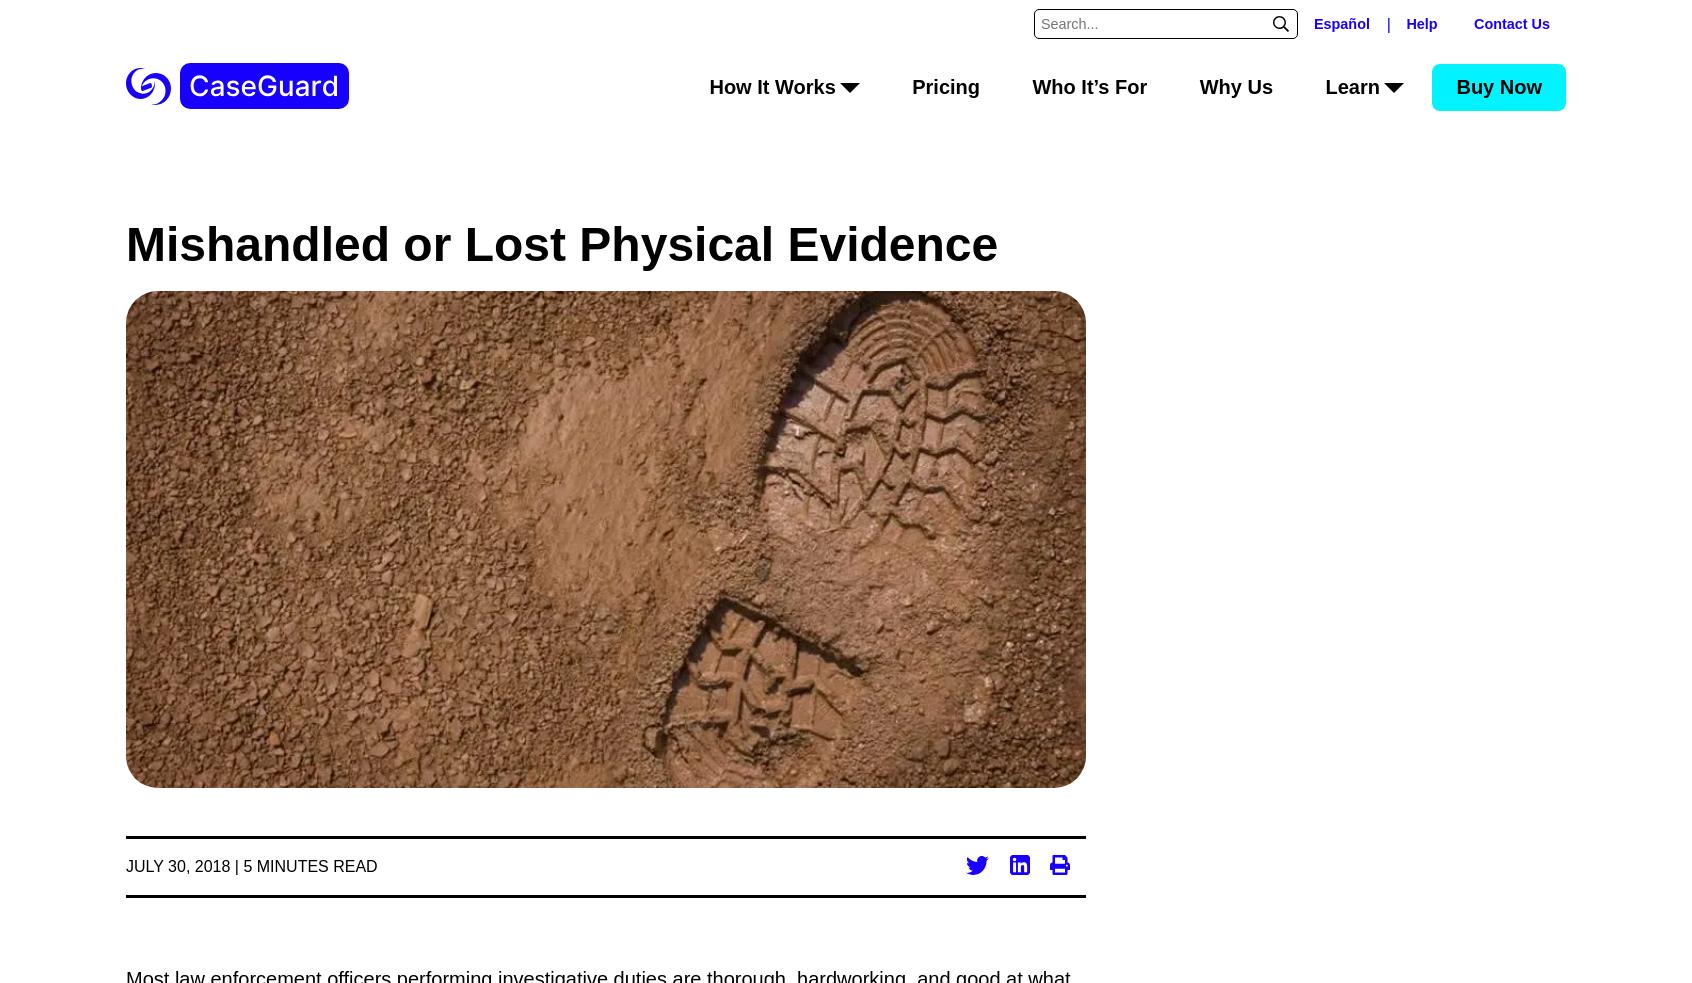 The height and width of the screenshot is (983, 1692). I want to click on 'Español', so click(1341, 22).